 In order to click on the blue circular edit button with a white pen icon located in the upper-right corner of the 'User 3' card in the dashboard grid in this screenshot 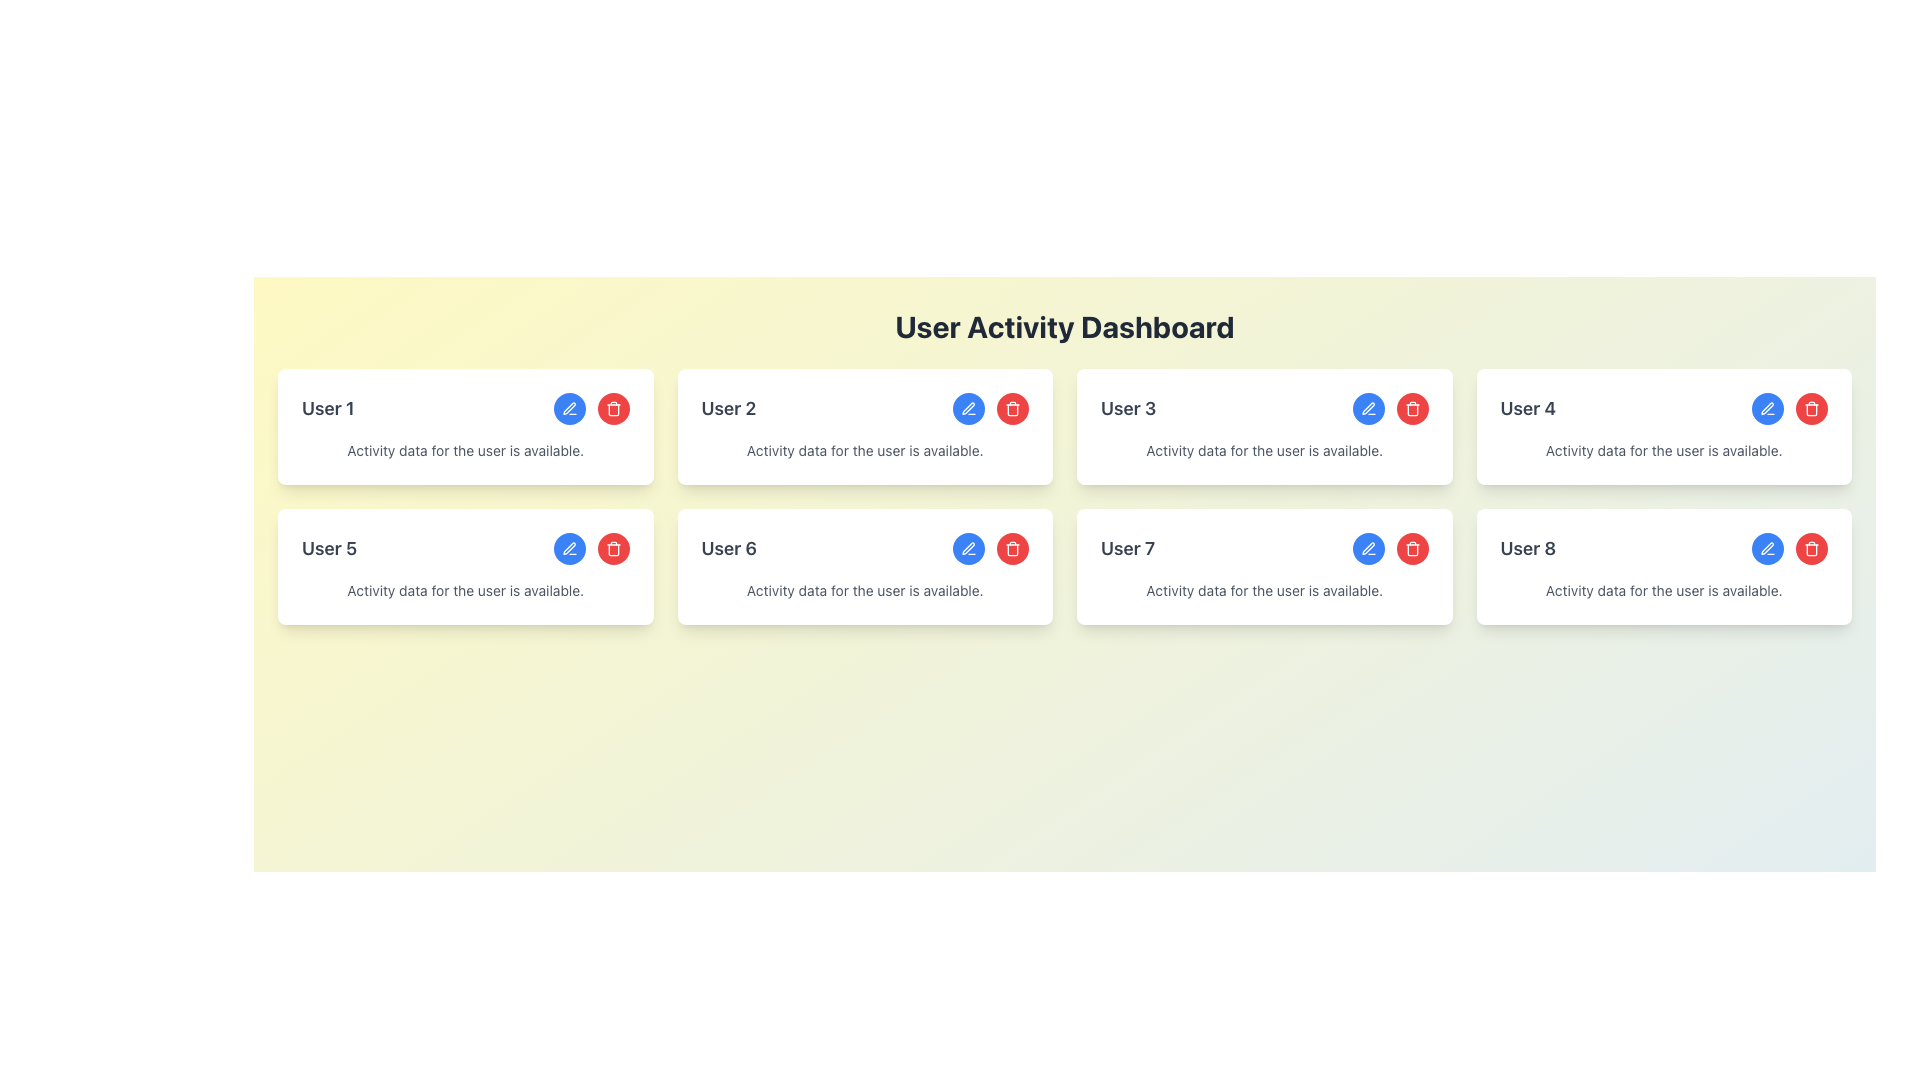, I will do `click(1367, 407)`.